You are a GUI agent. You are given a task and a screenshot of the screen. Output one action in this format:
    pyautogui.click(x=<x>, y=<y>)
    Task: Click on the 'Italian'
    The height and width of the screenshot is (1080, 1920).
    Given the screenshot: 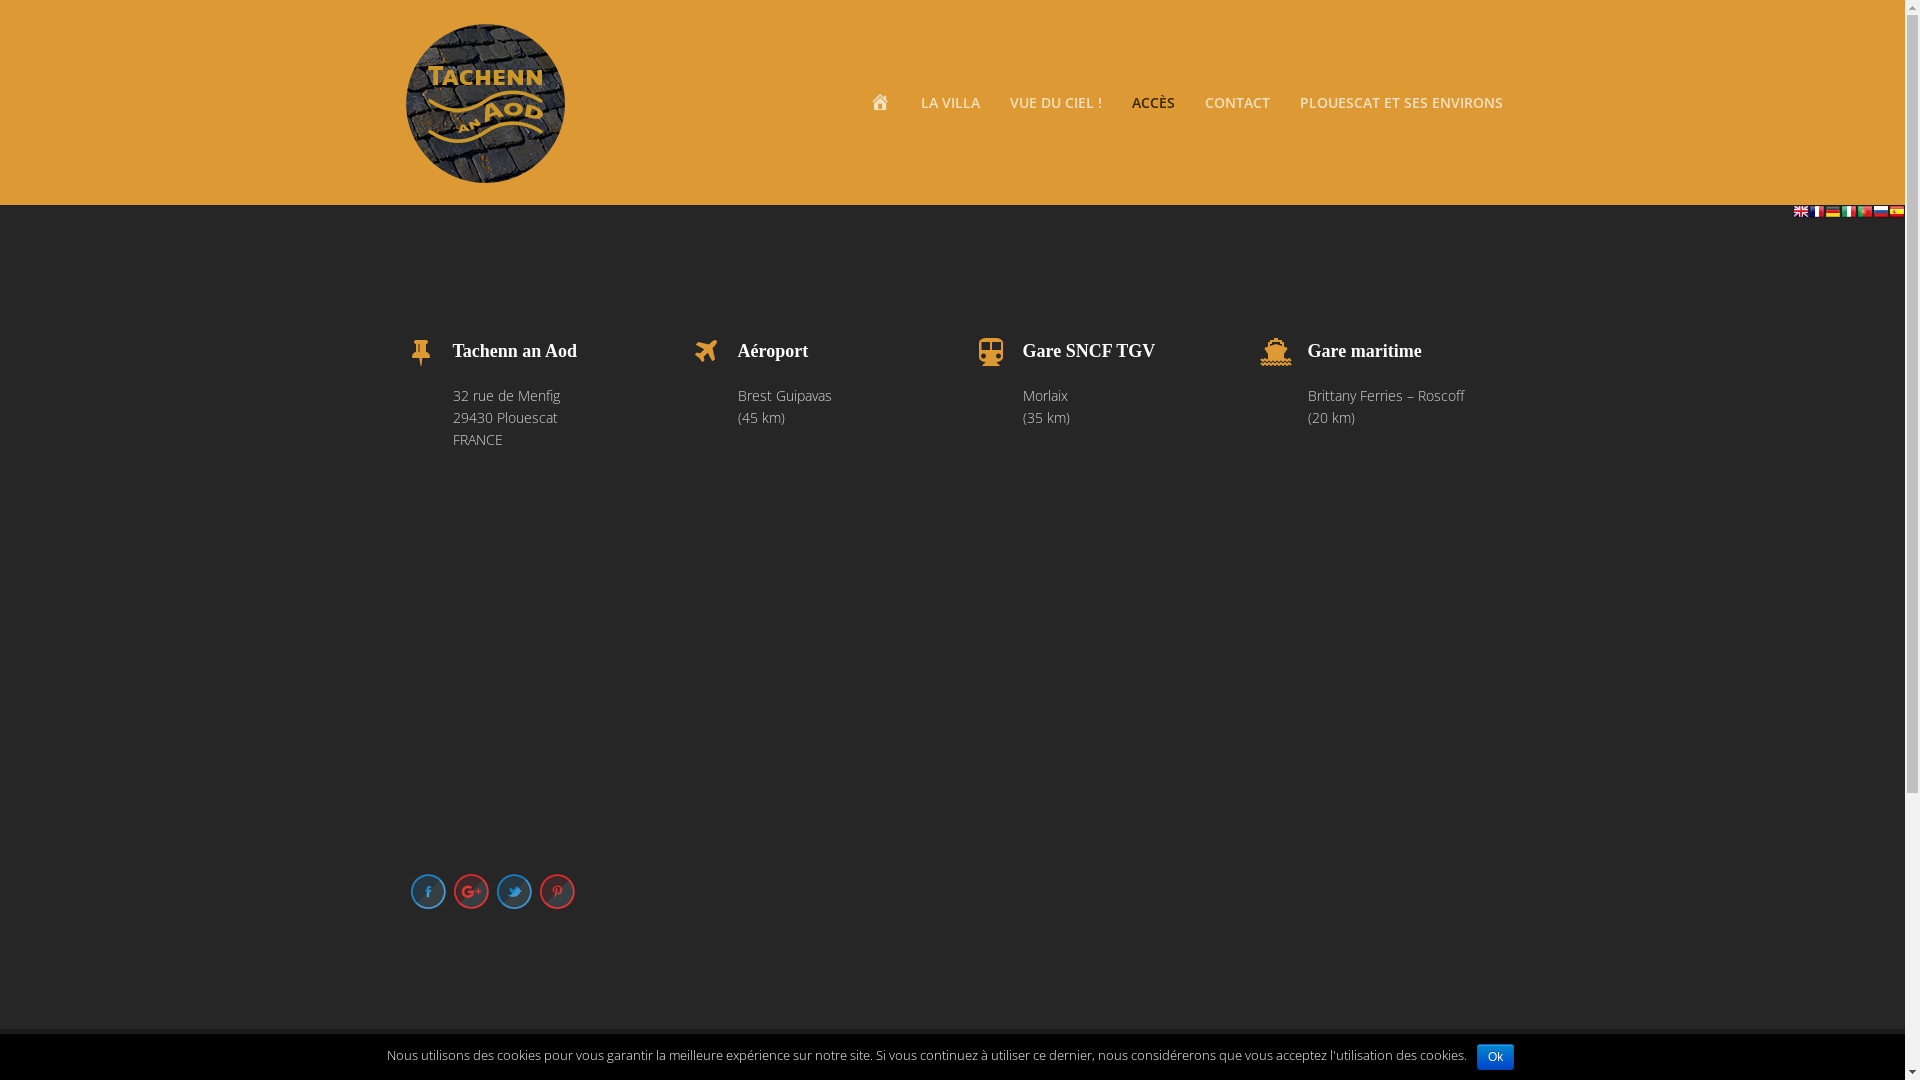 What is the action you would take?
    pyautogui.click(x=1847, y=216)
    